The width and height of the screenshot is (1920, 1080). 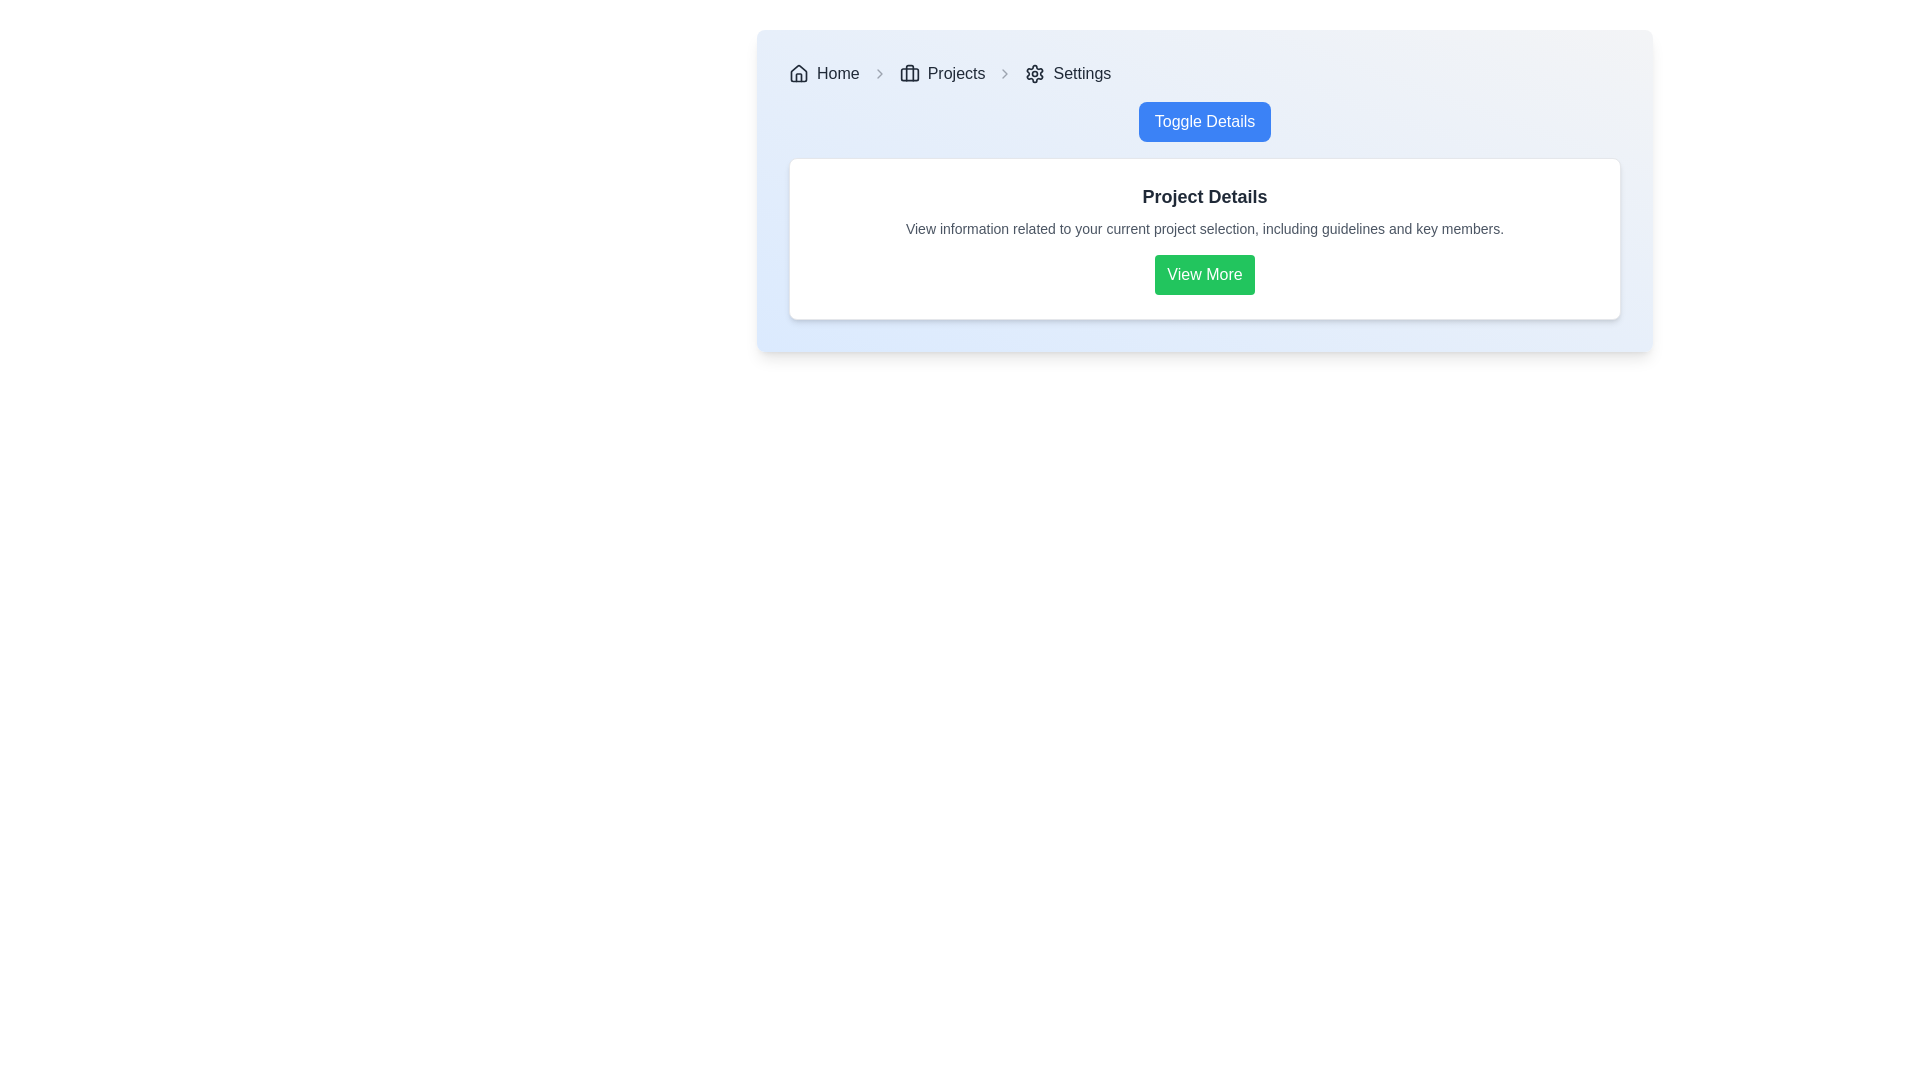 What do you see at coordinates (824, 72) in the screenshot?
I see `the 'Home' hyperlink text with icon, which is the first item in the navigation bar` at bounding box center [824, 72].